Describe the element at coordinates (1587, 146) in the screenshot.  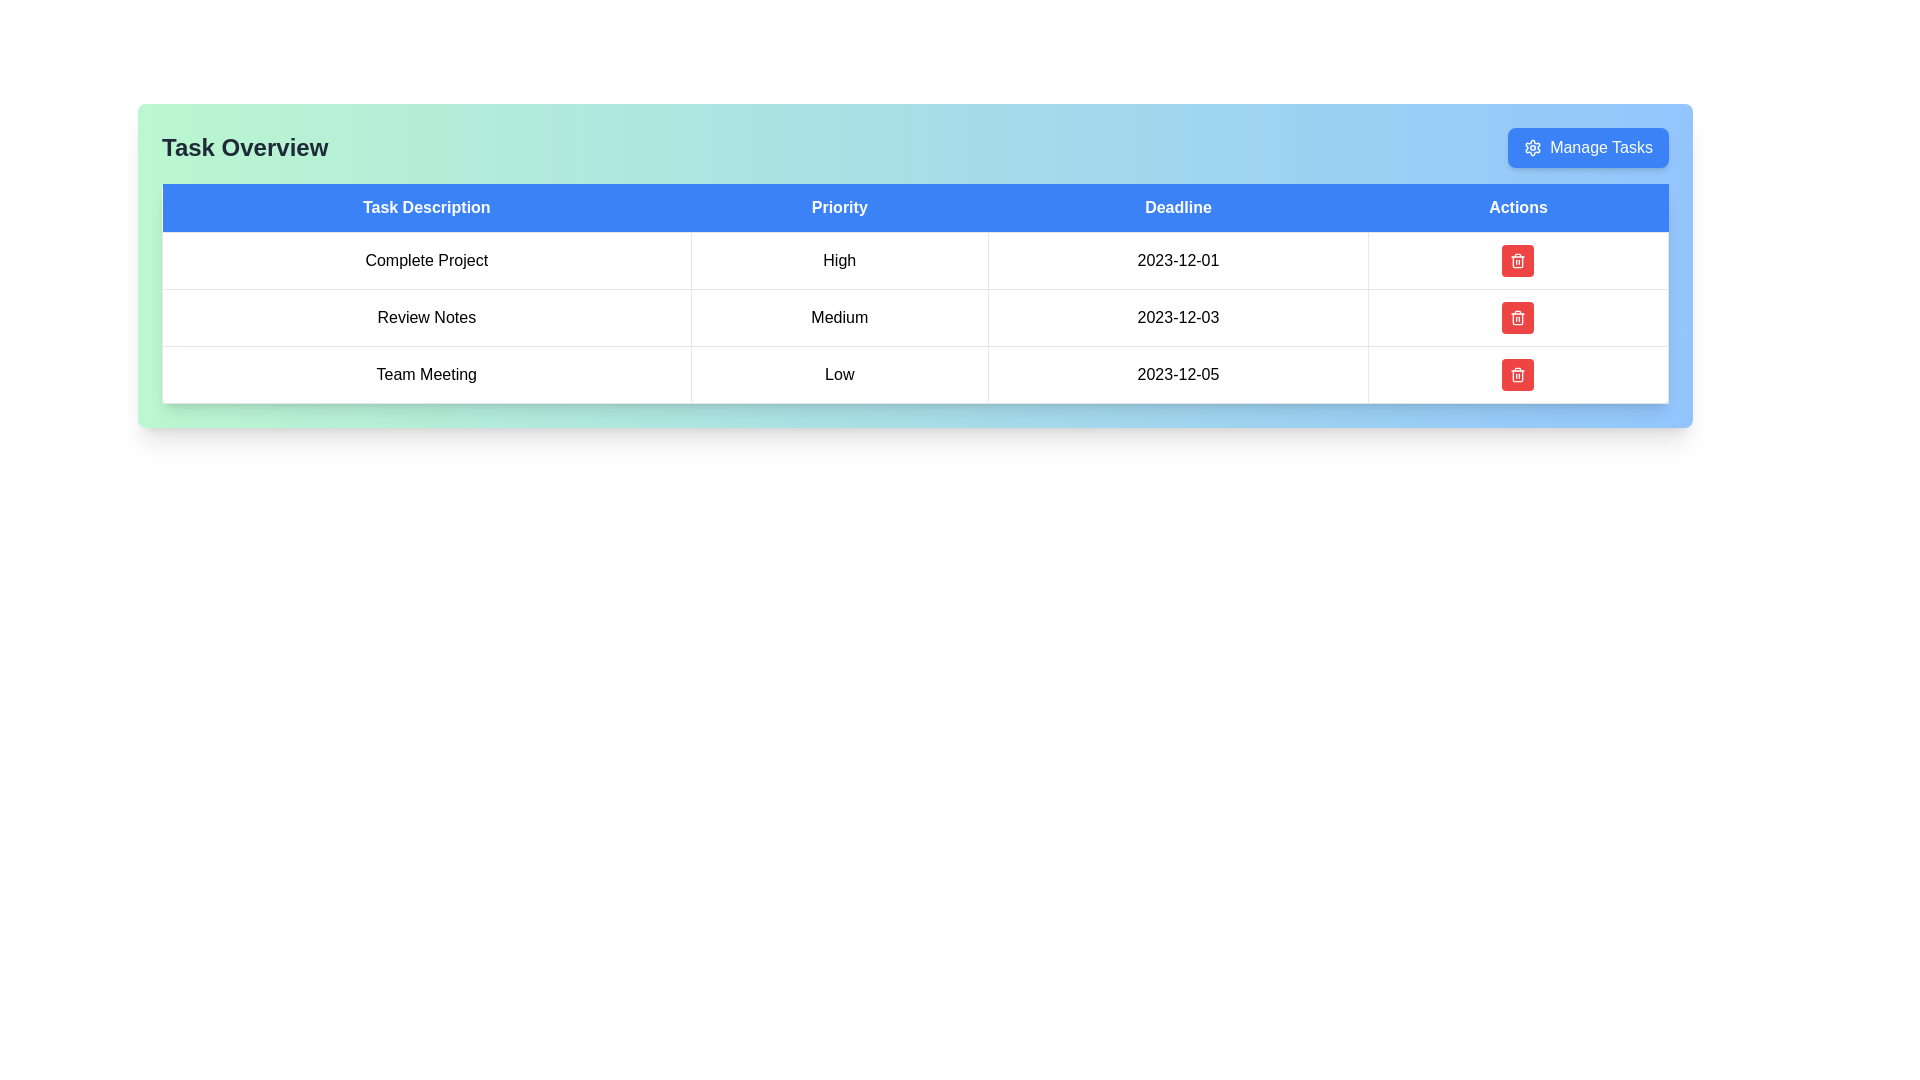
I see `the task management button located on the top-right corner of the 'Task Overview' section, positioned to the right of the 'Task Overview' header` at that location.